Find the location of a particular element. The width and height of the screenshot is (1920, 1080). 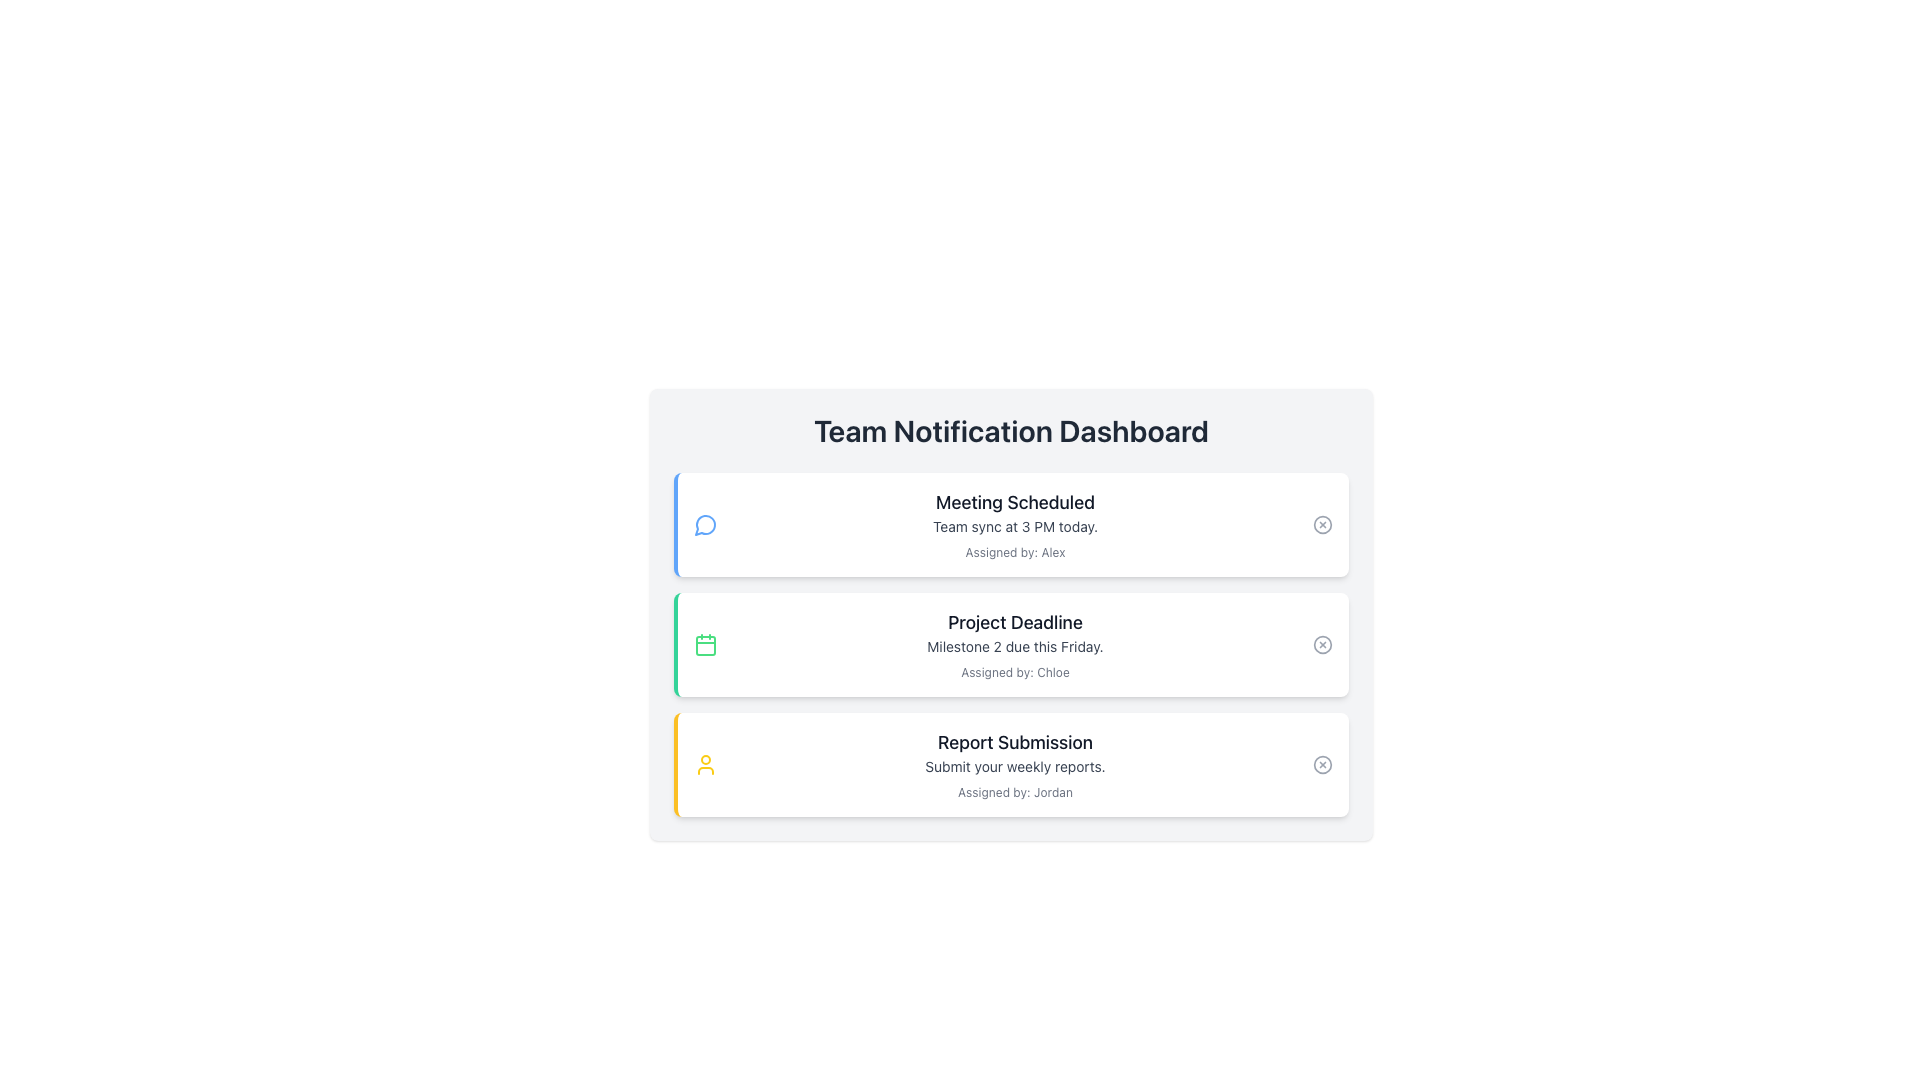

the calendar icon with a green border and white background located in the 'Project Deadline' notification panel is located at coordinates (705, 644).